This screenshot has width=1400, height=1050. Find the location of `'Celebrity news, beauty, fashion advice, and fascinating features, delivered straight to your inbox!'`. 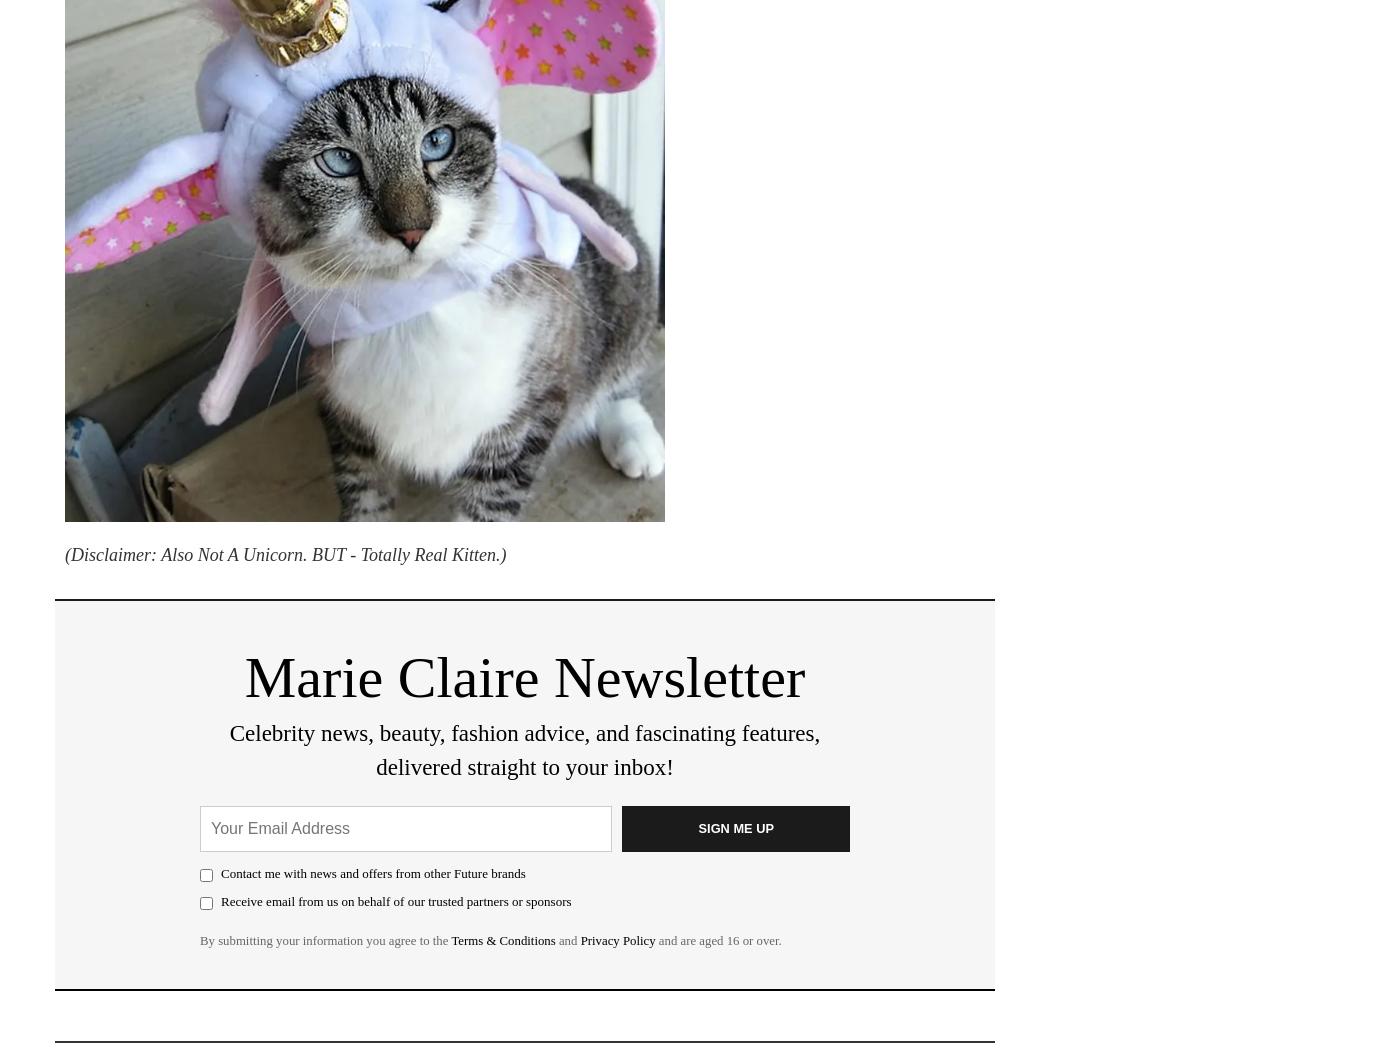

'Celebrity news, beauty, fashion advice, and fascinating features, delivered straight to your inbox!' is located at coordinates (524, 750).